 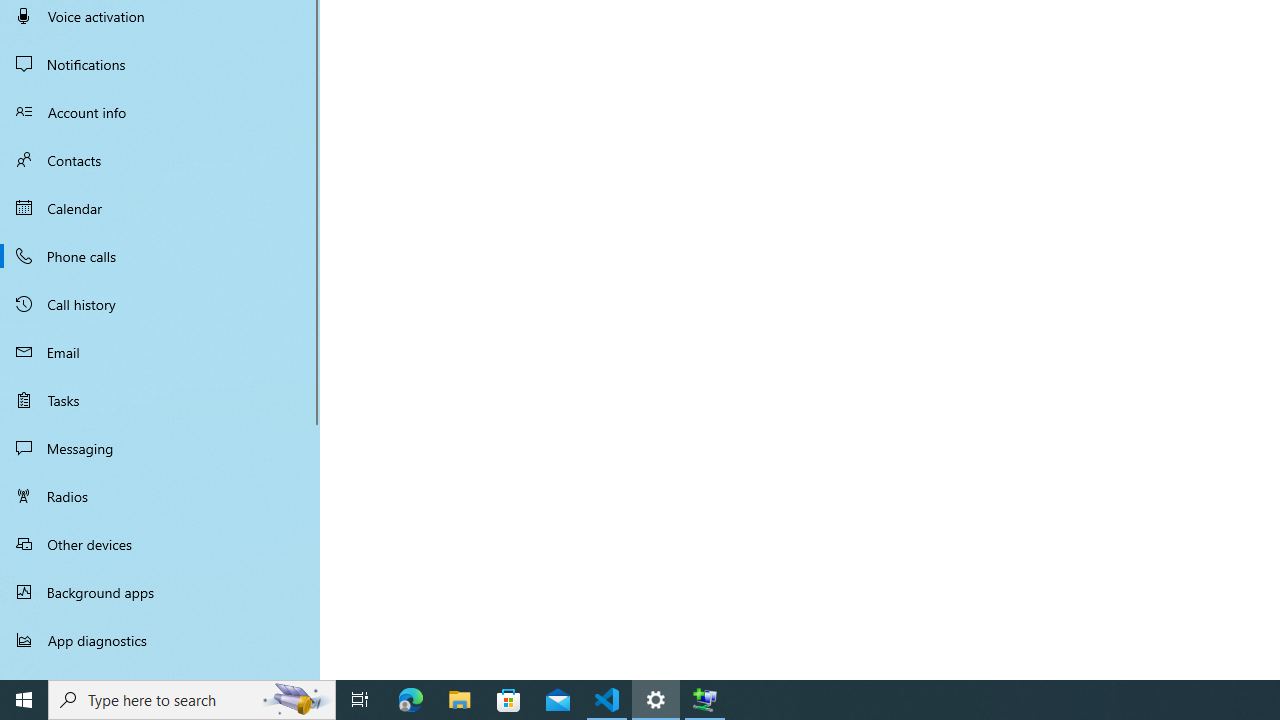 What do you see at coordinates (606, 698) in the screenshot?
I see `'Visual Studio Code - 1 running window'` at bounding box center [606, 698].